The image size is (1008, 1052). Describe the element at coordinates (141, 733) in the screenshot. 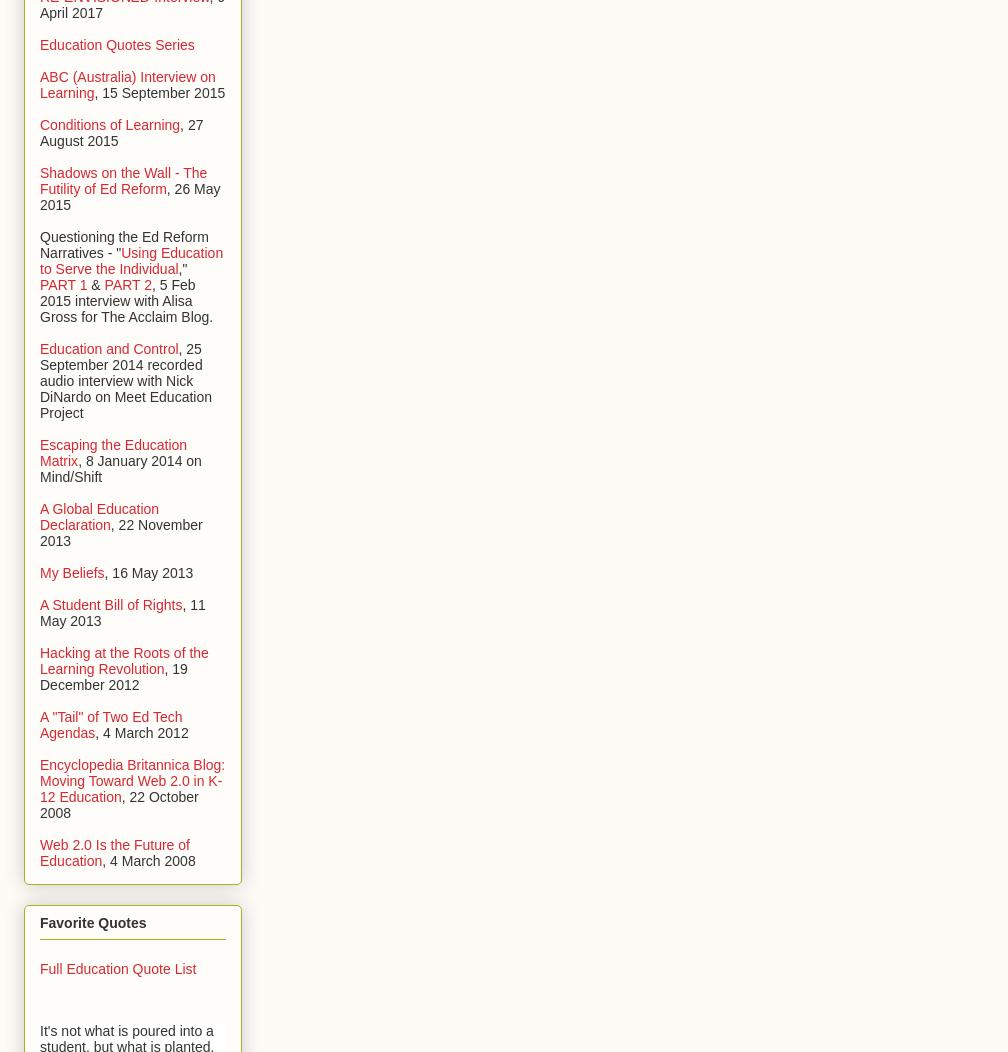

I see `', 4 March 2012'` at that location.